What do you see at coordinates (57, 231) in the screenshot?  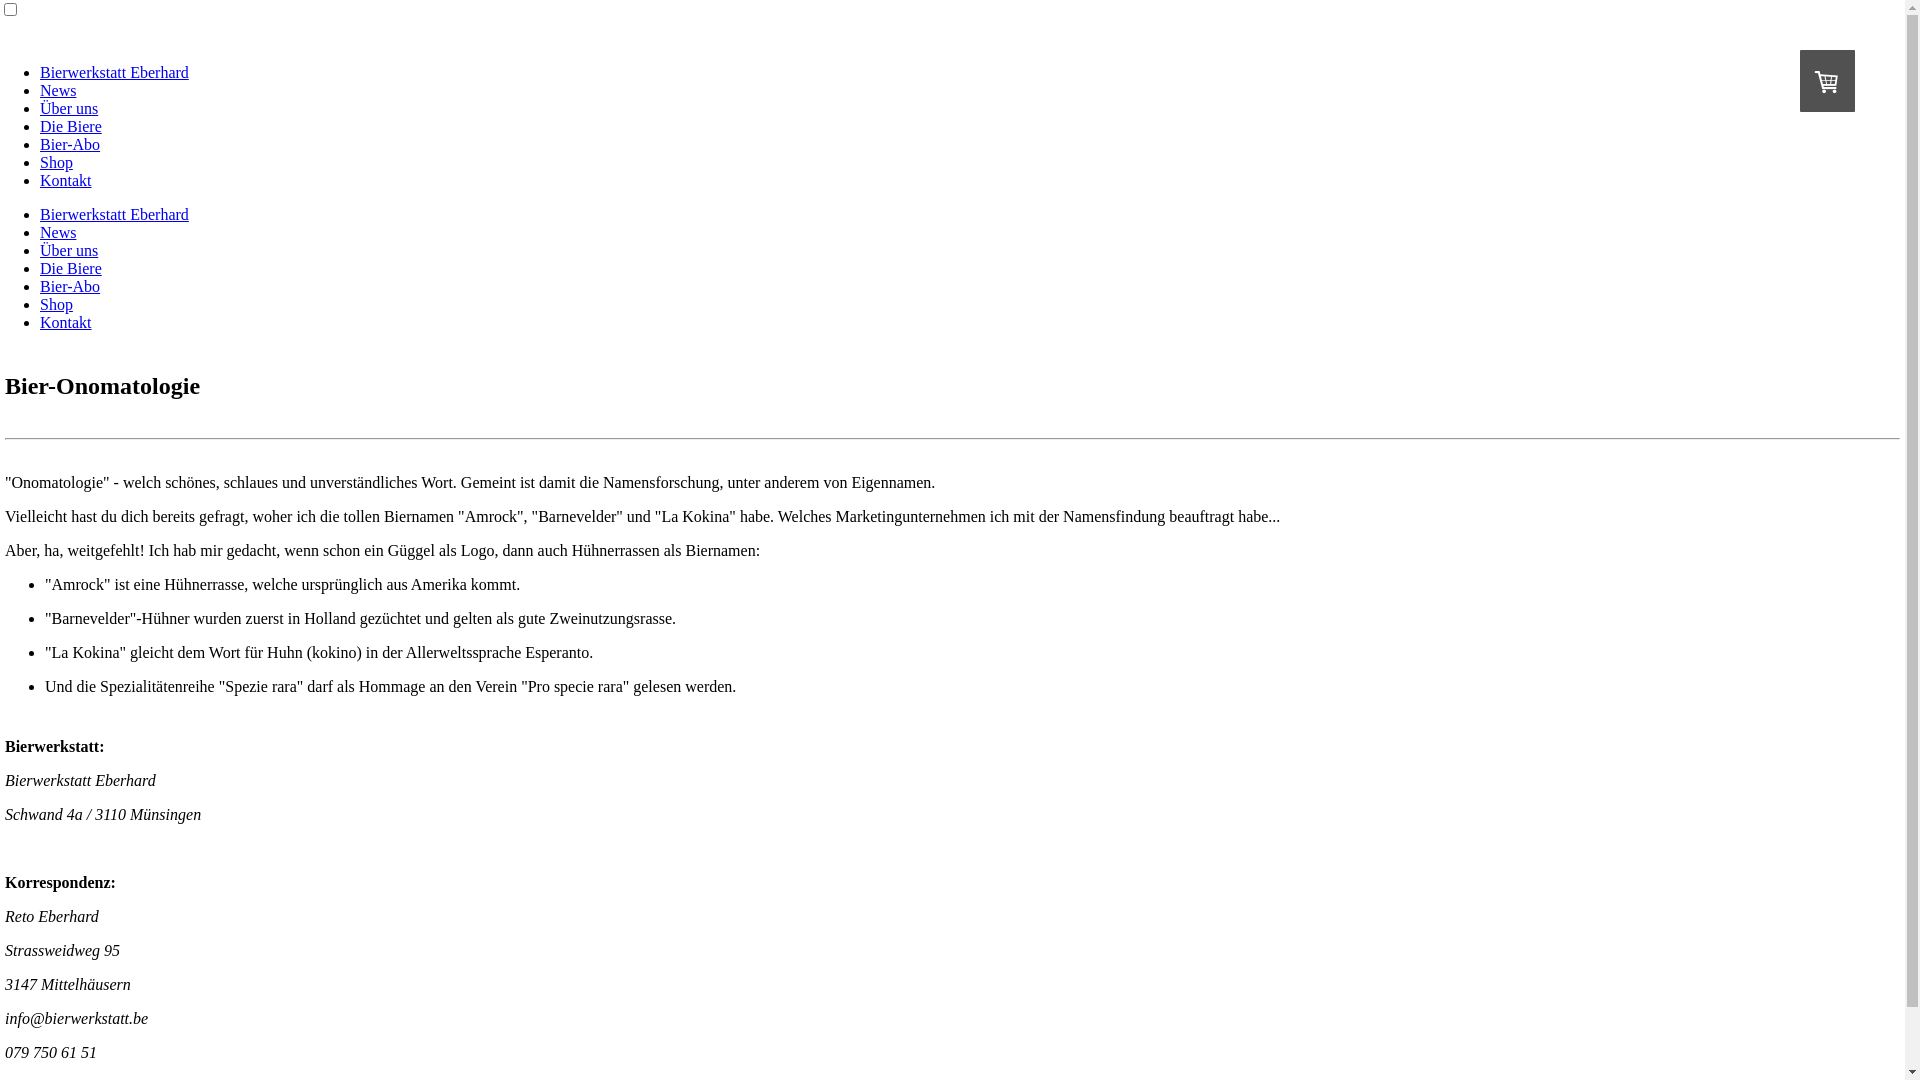 I see `'News'` at bounding box center [57, 231].